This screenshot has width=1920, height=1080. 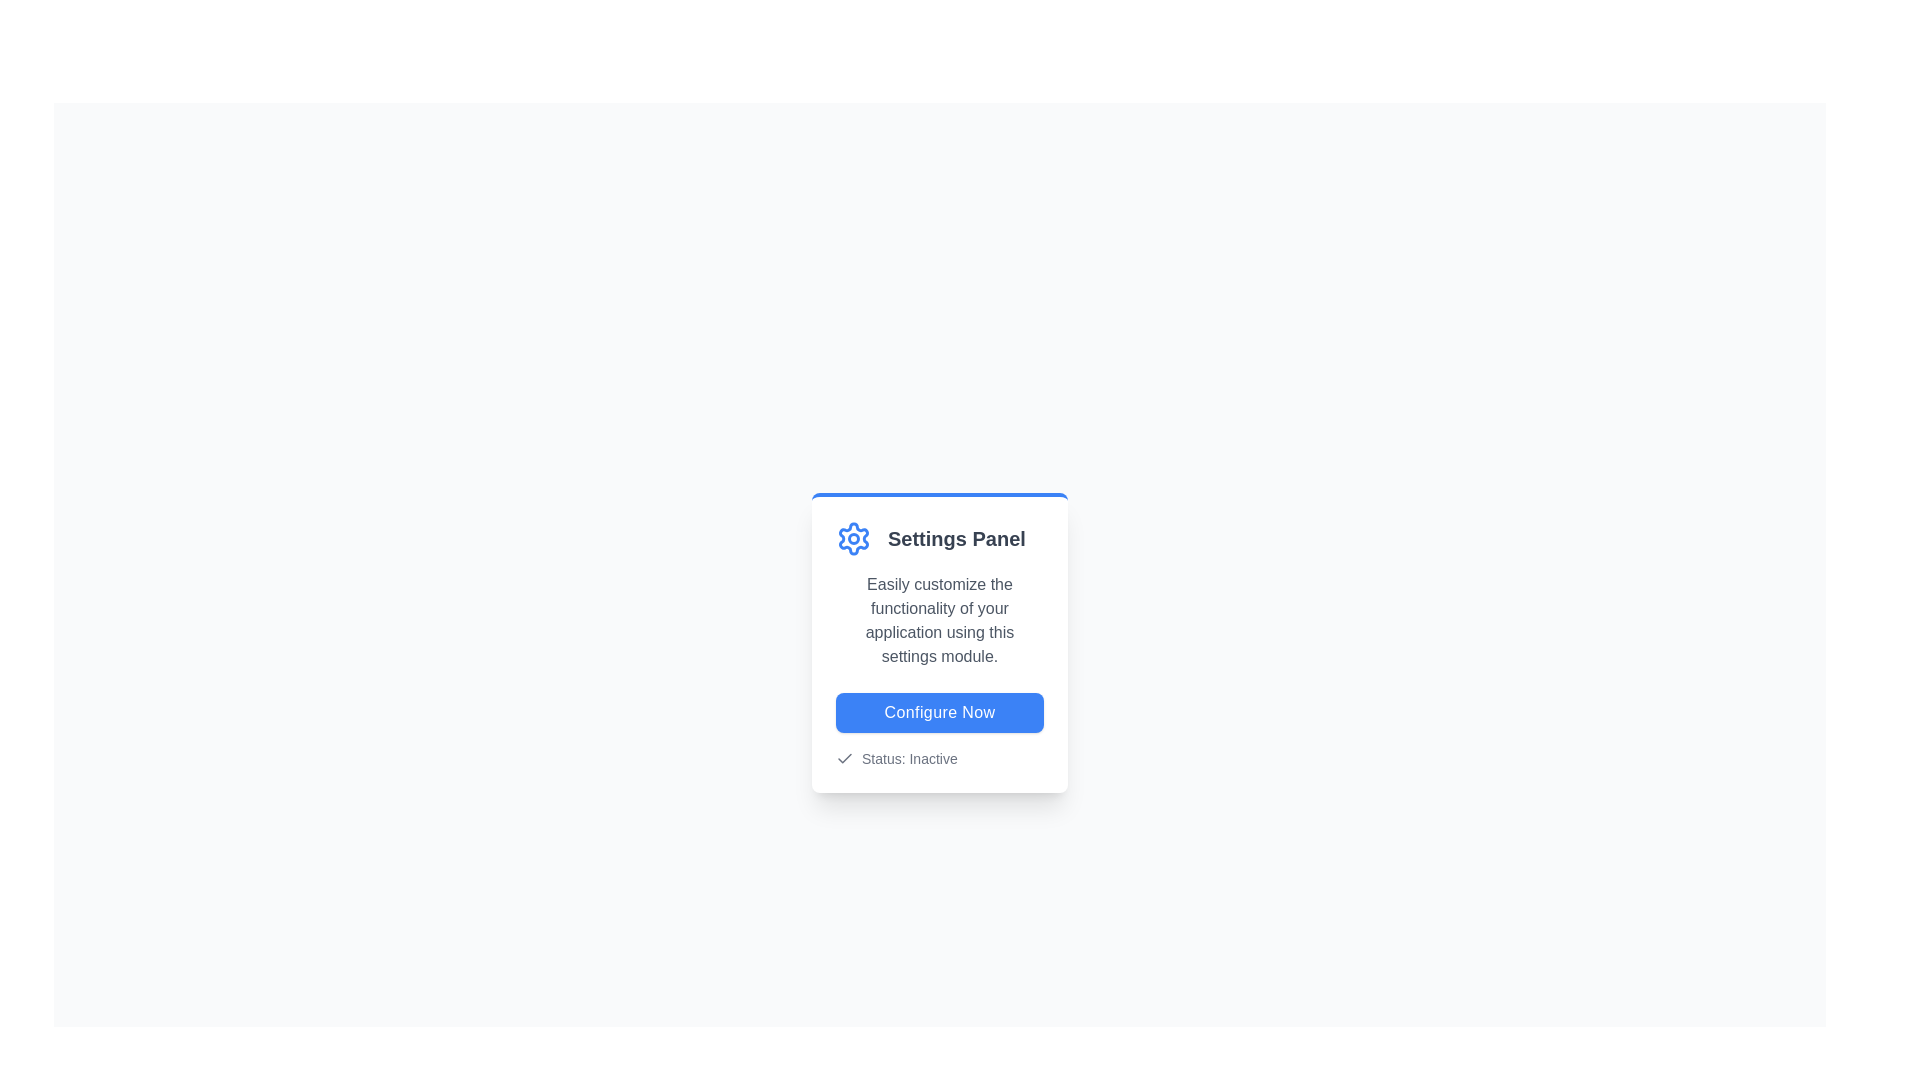 I want to click on the 'Settings Panel' text label, which is styled in a bold, large font and is part of a card-like UI component, positioned to the right of a gear-shaped icon, so click(x=955, y=538).